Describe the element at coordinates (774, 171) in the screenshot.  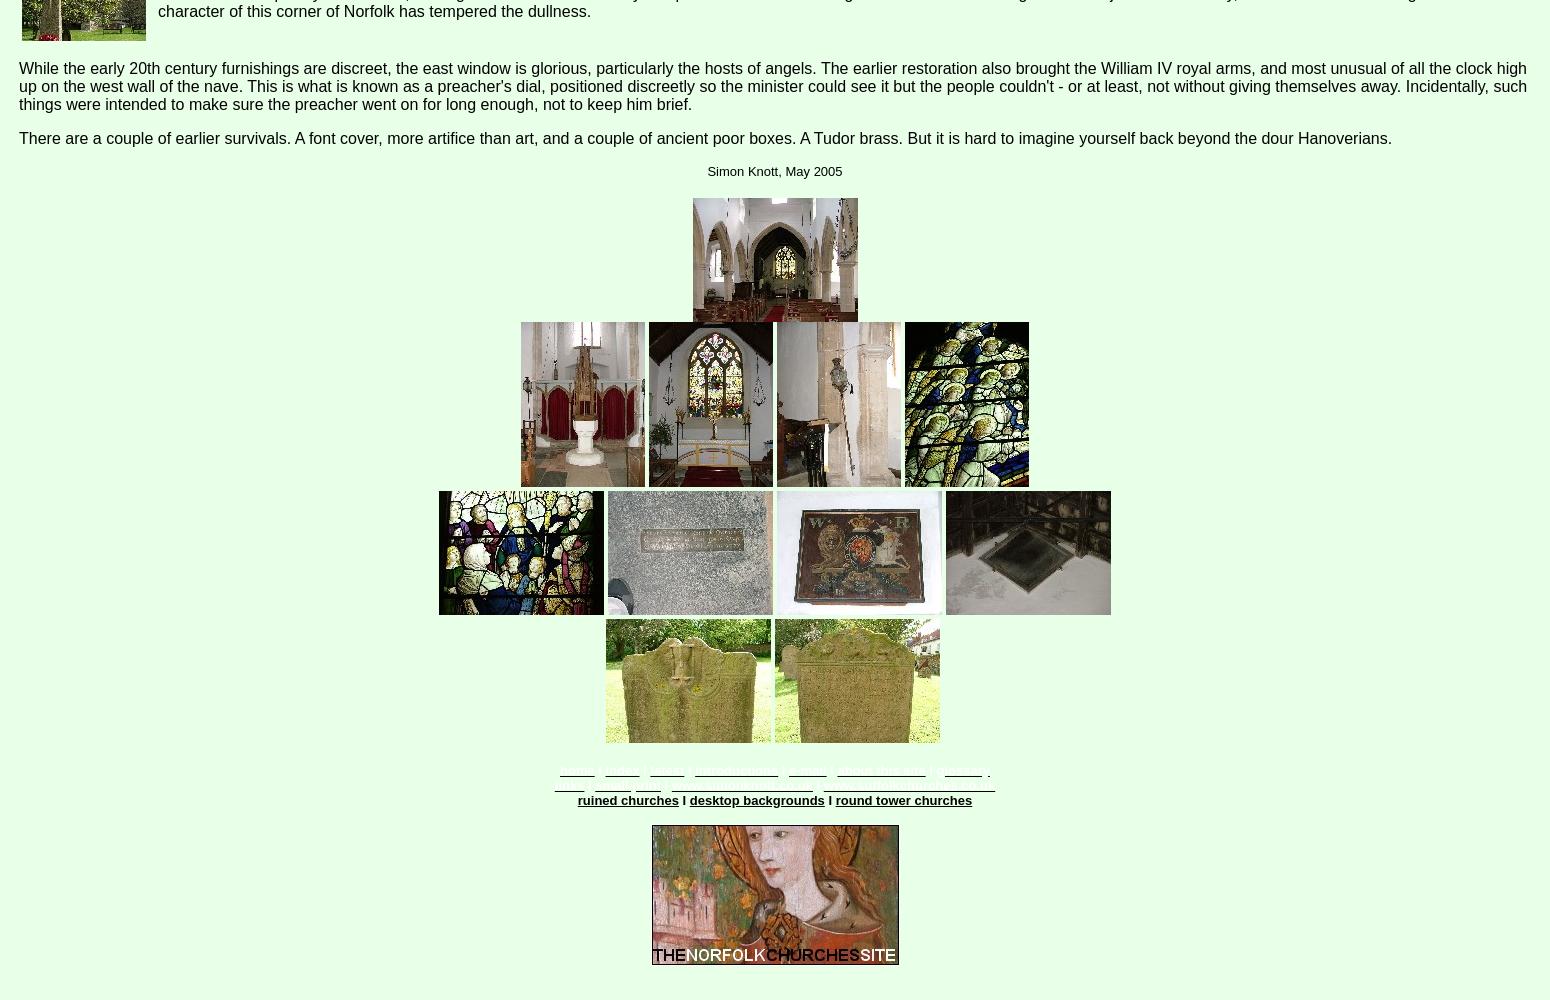
I see `'Simon Knott, May 2005'` at that location.